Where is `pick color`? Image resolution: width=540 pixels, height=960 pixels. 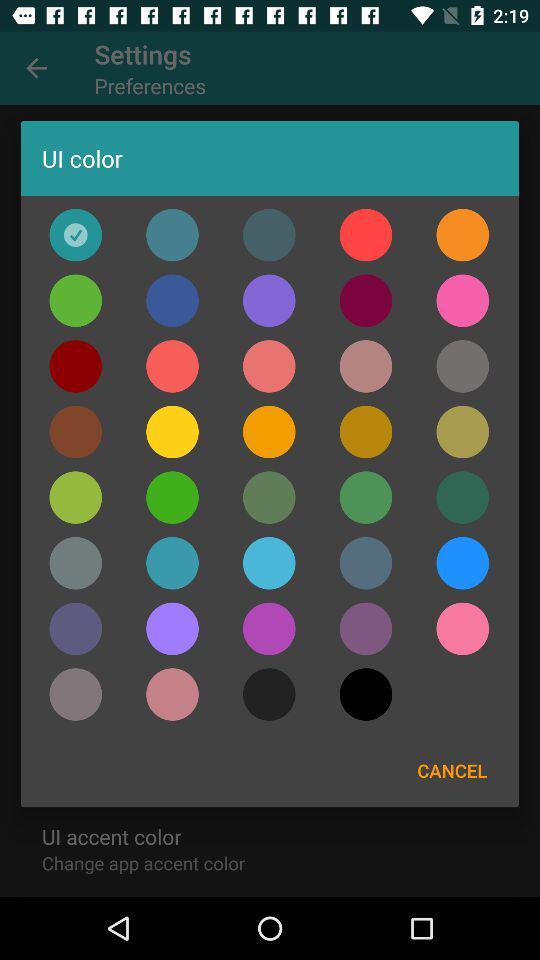
pick color is located at coordinates (462, 365).